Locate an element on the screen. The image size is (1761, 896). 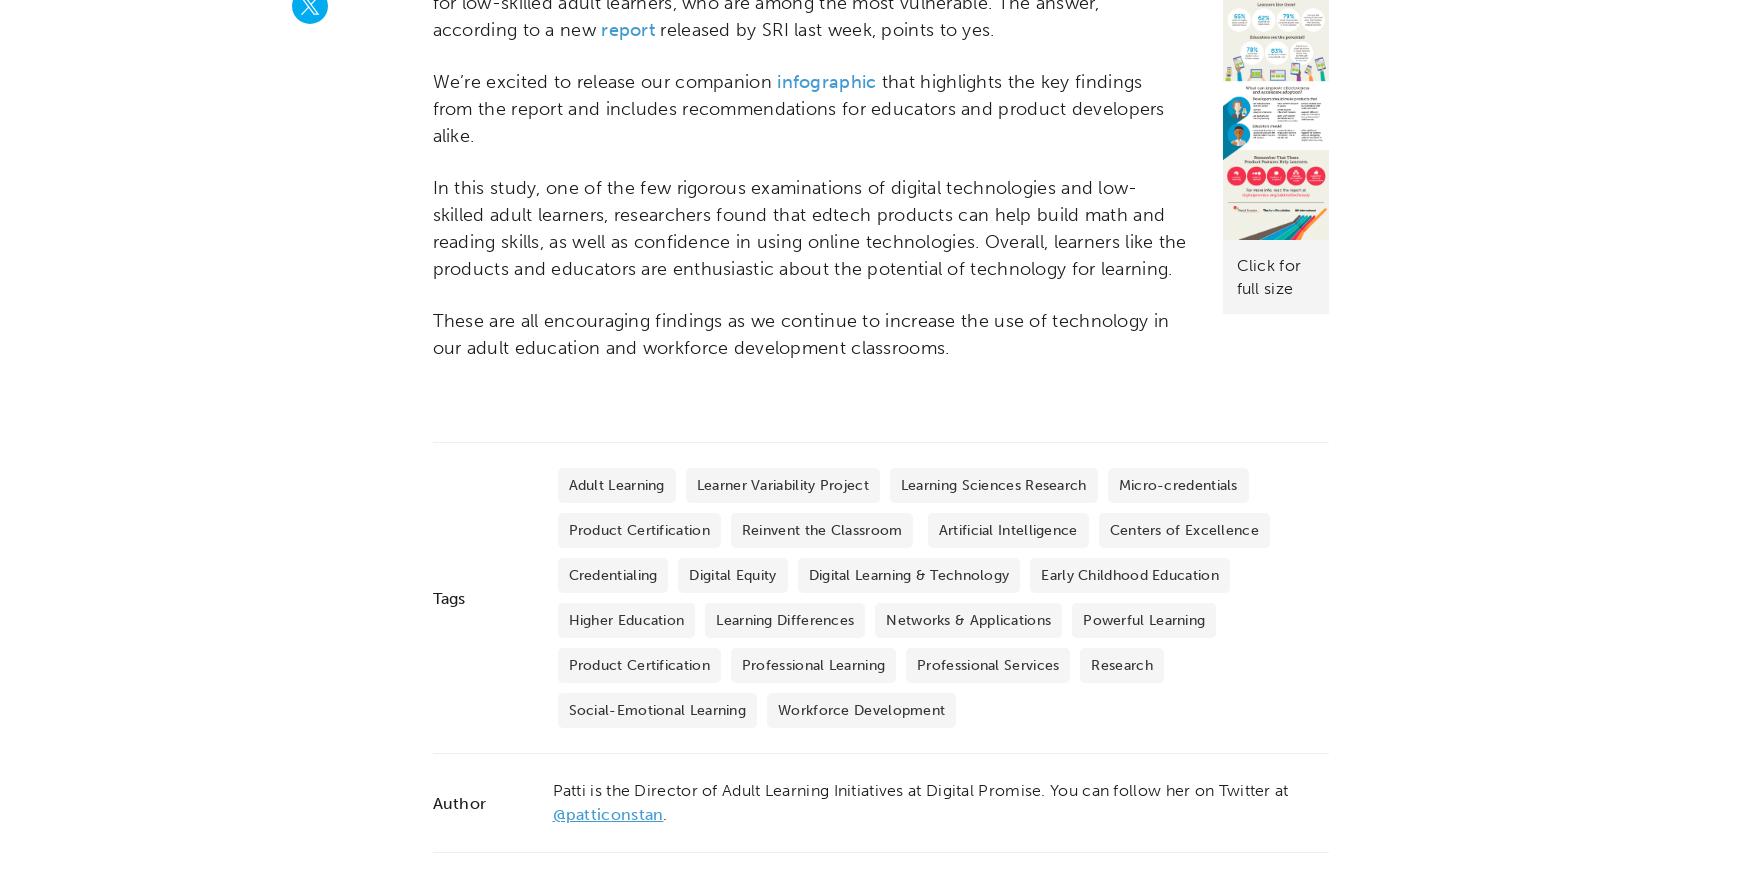
'Professional Services' is located at coordinates (986, 665).